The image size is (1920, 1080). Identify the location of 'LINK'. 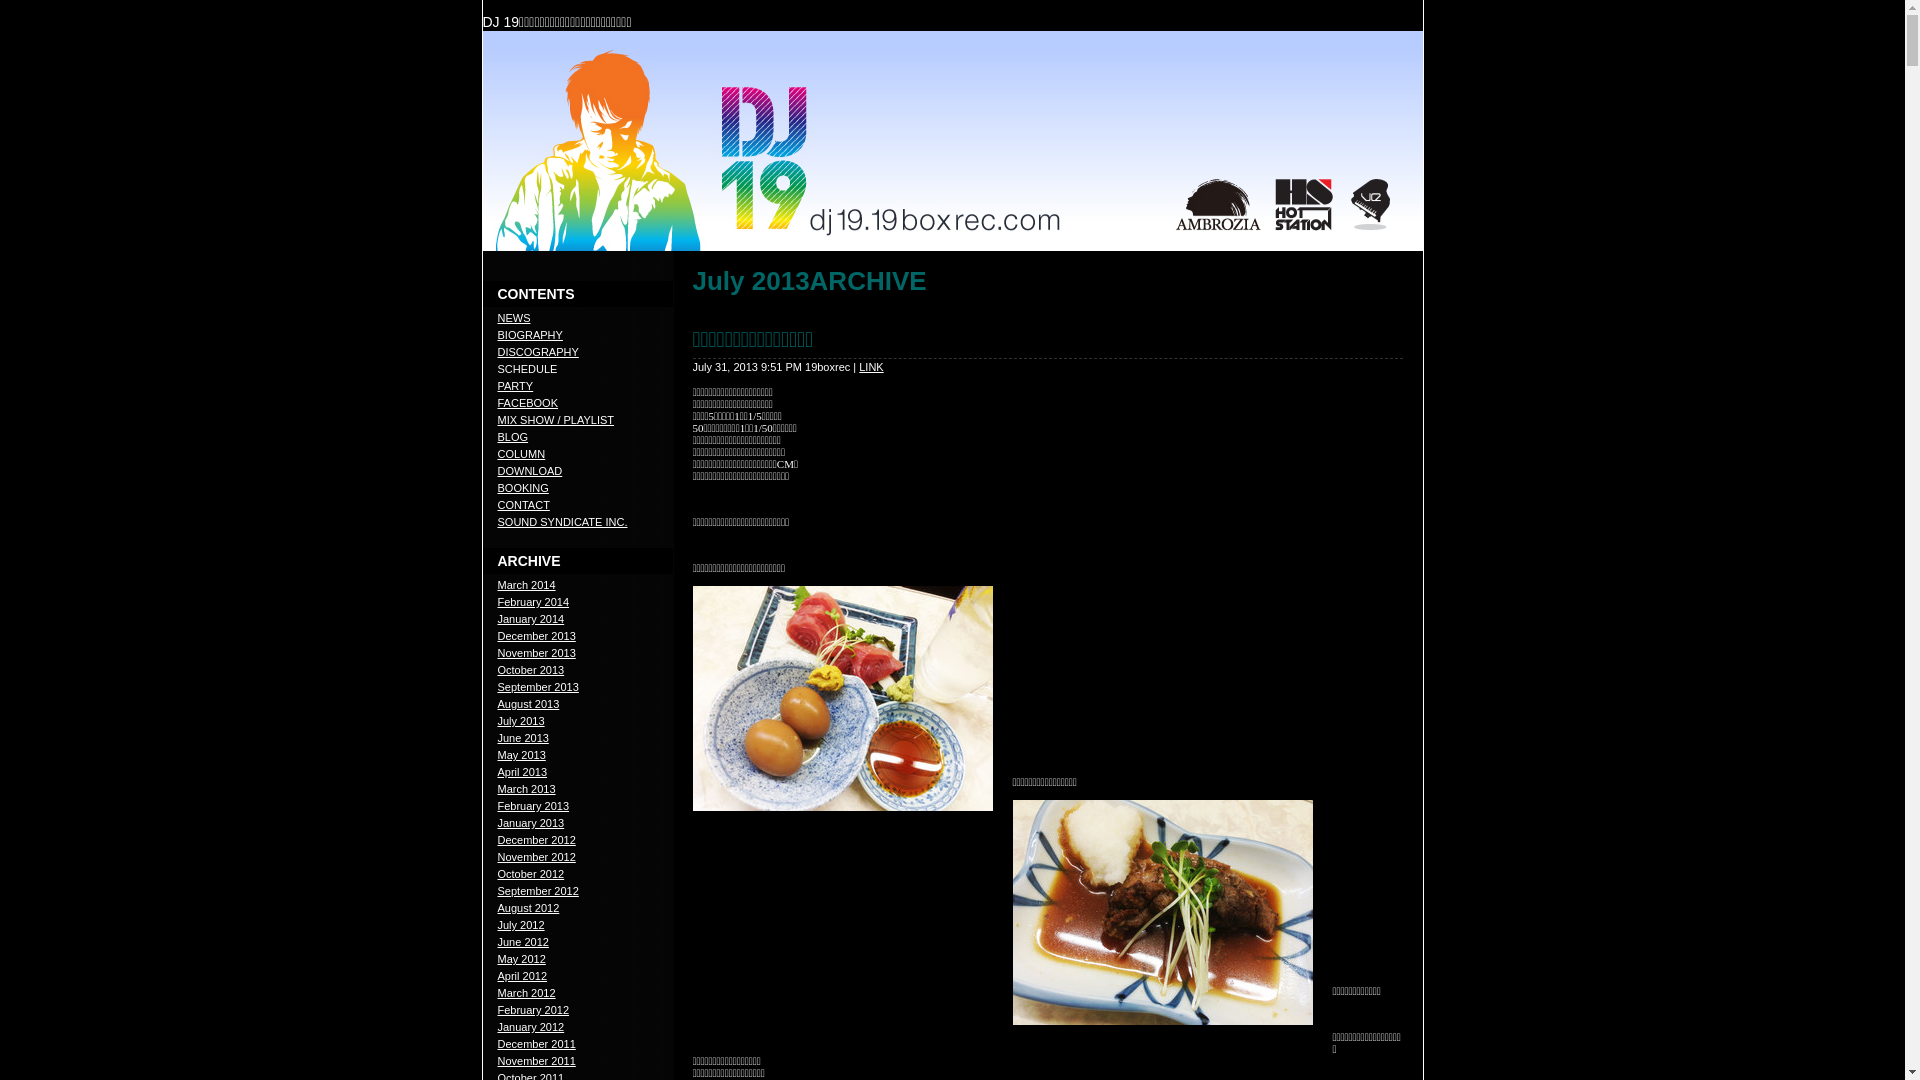
(870, 366).